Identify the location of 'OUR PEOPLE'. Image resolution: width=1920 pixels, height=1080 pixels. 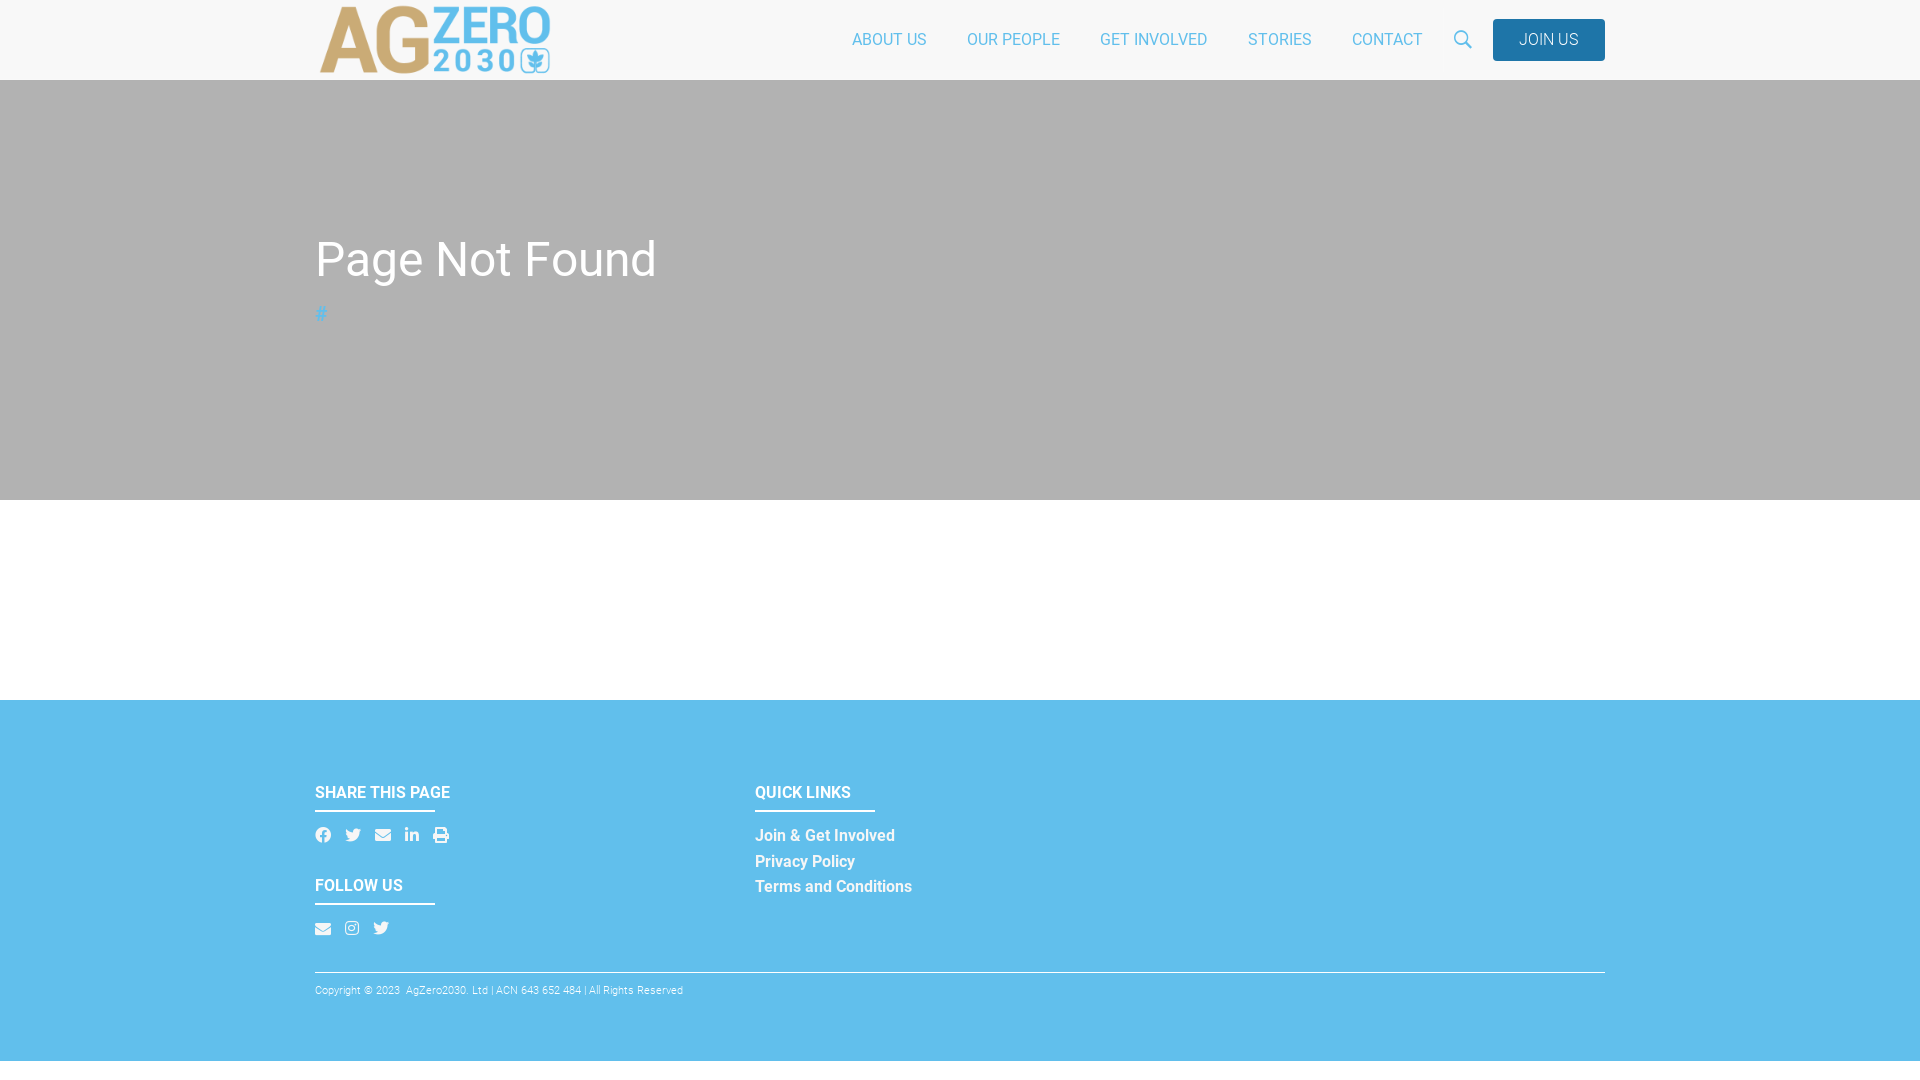
(1013, 39).